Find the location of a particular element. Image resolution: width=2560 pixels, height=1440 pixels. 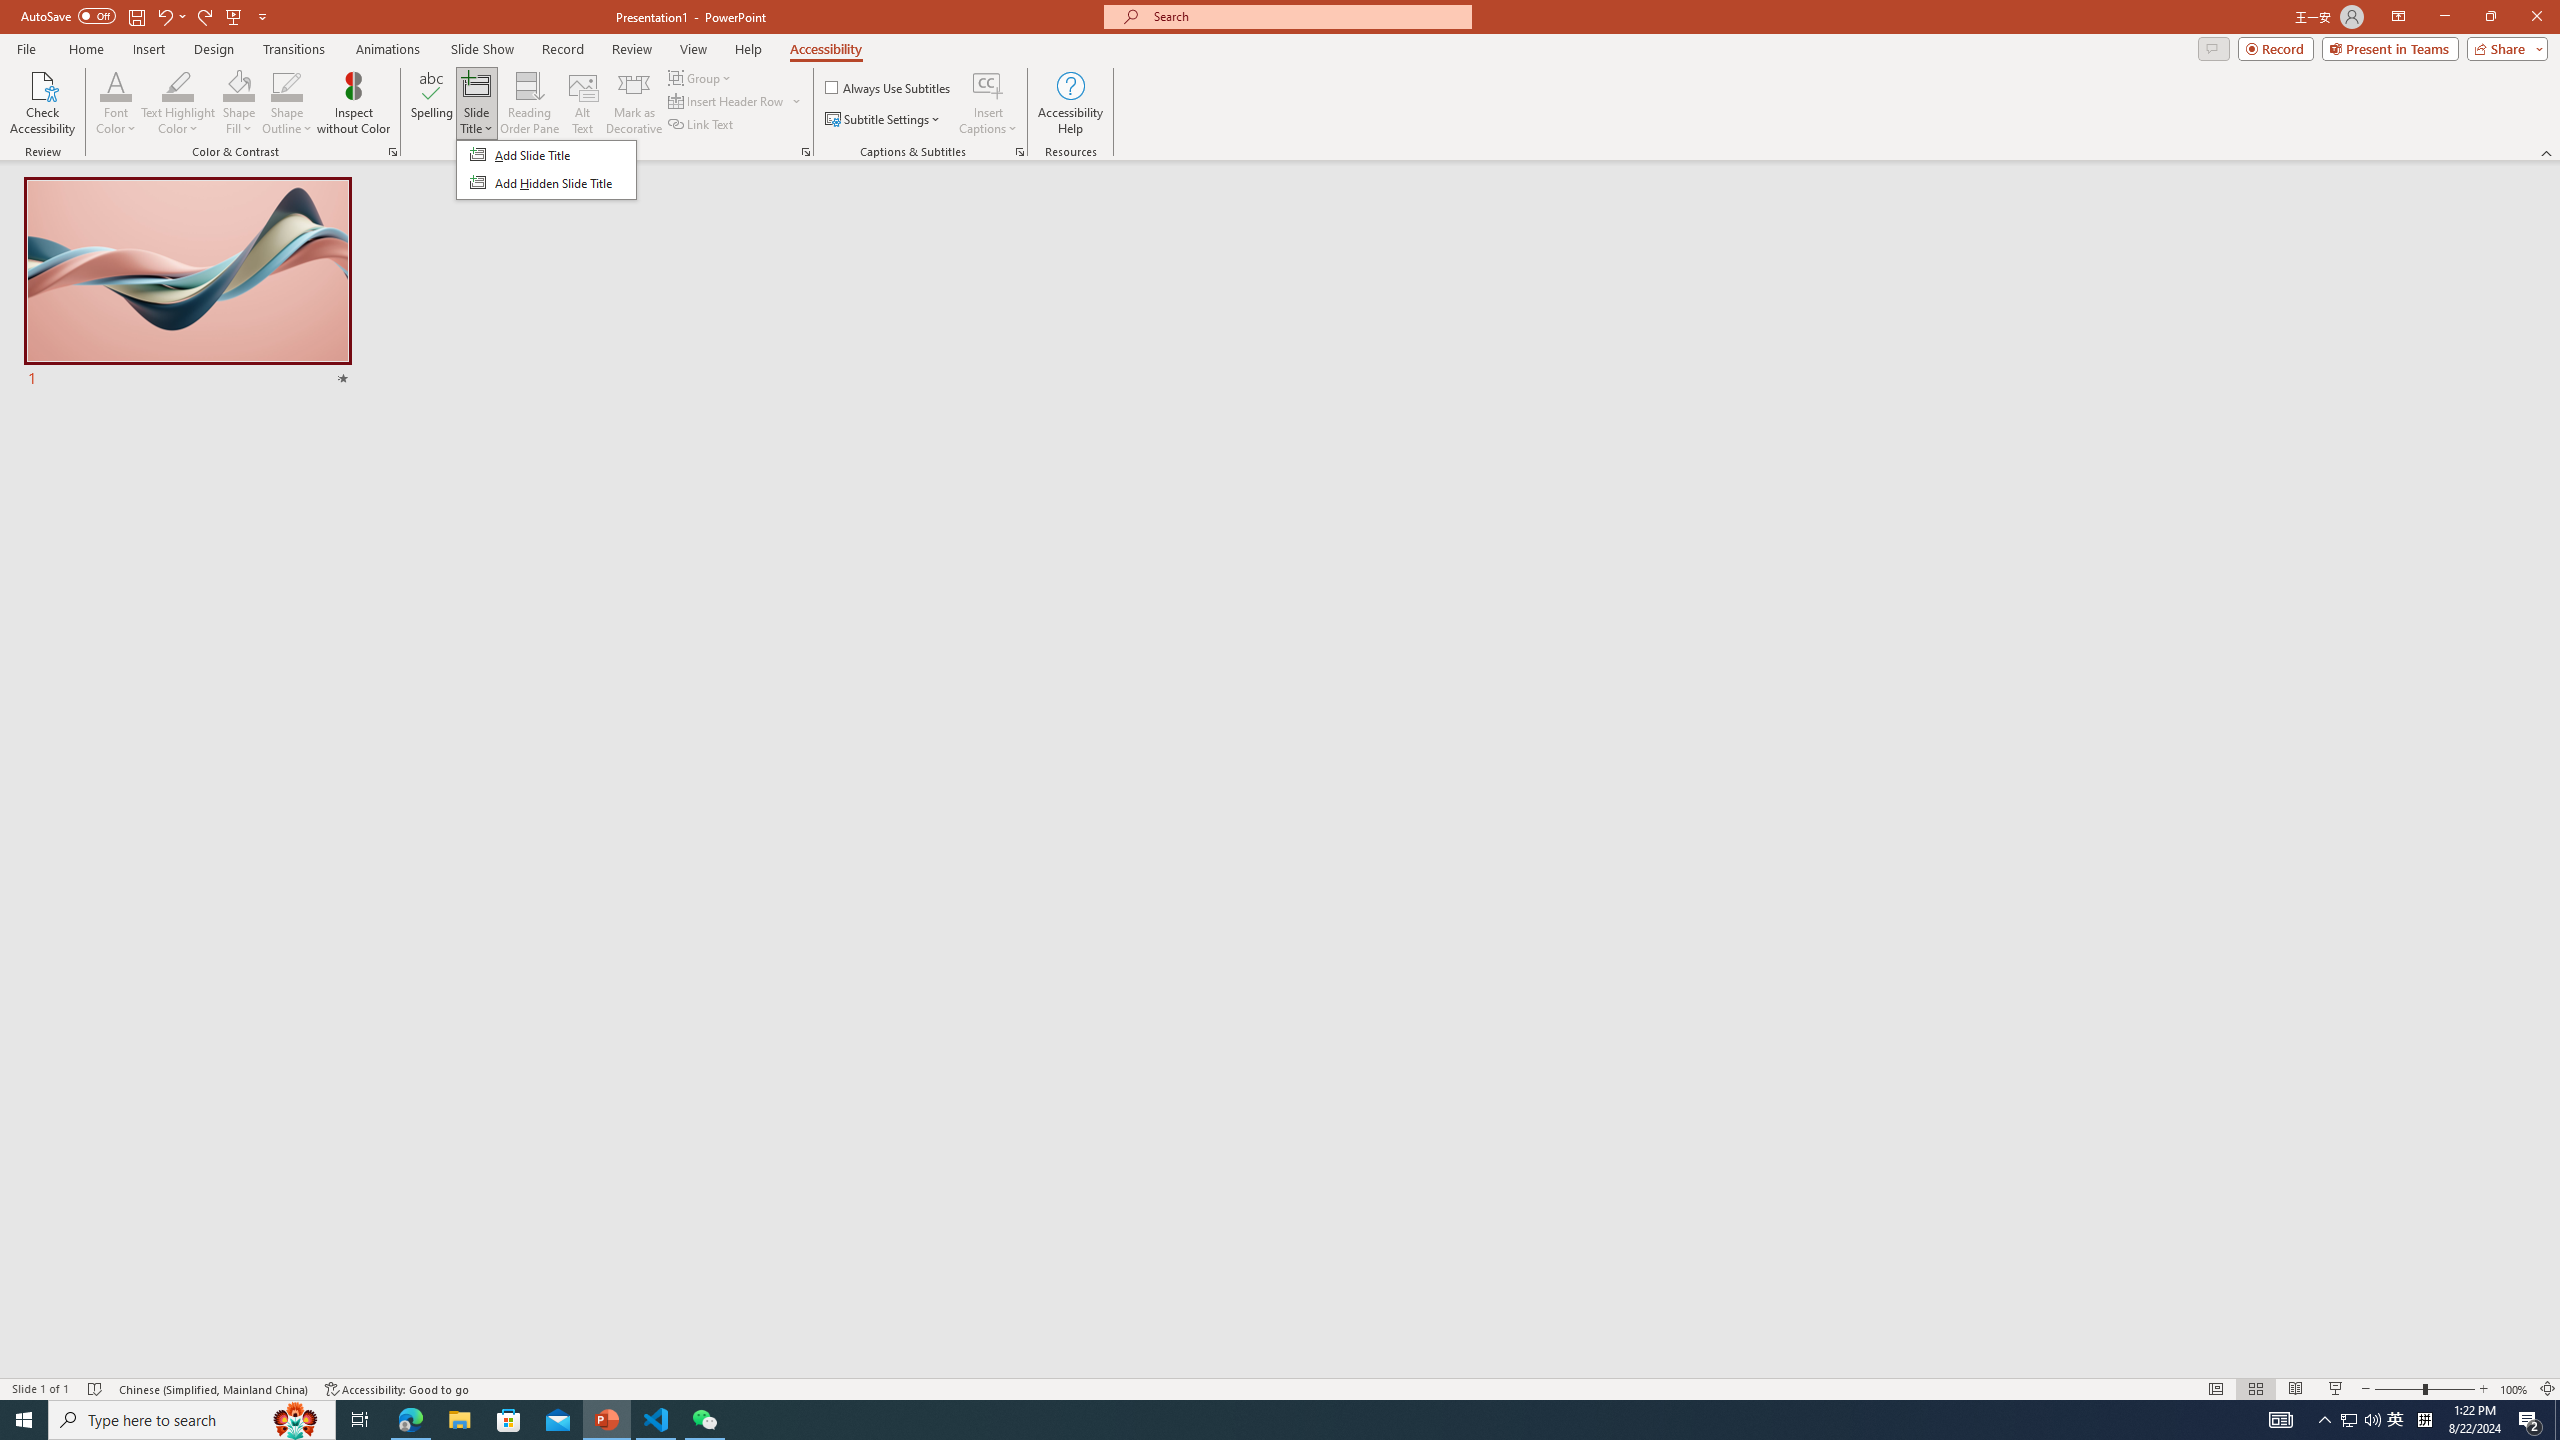

'Inspect without Color' is located at coordinates (354, 103).